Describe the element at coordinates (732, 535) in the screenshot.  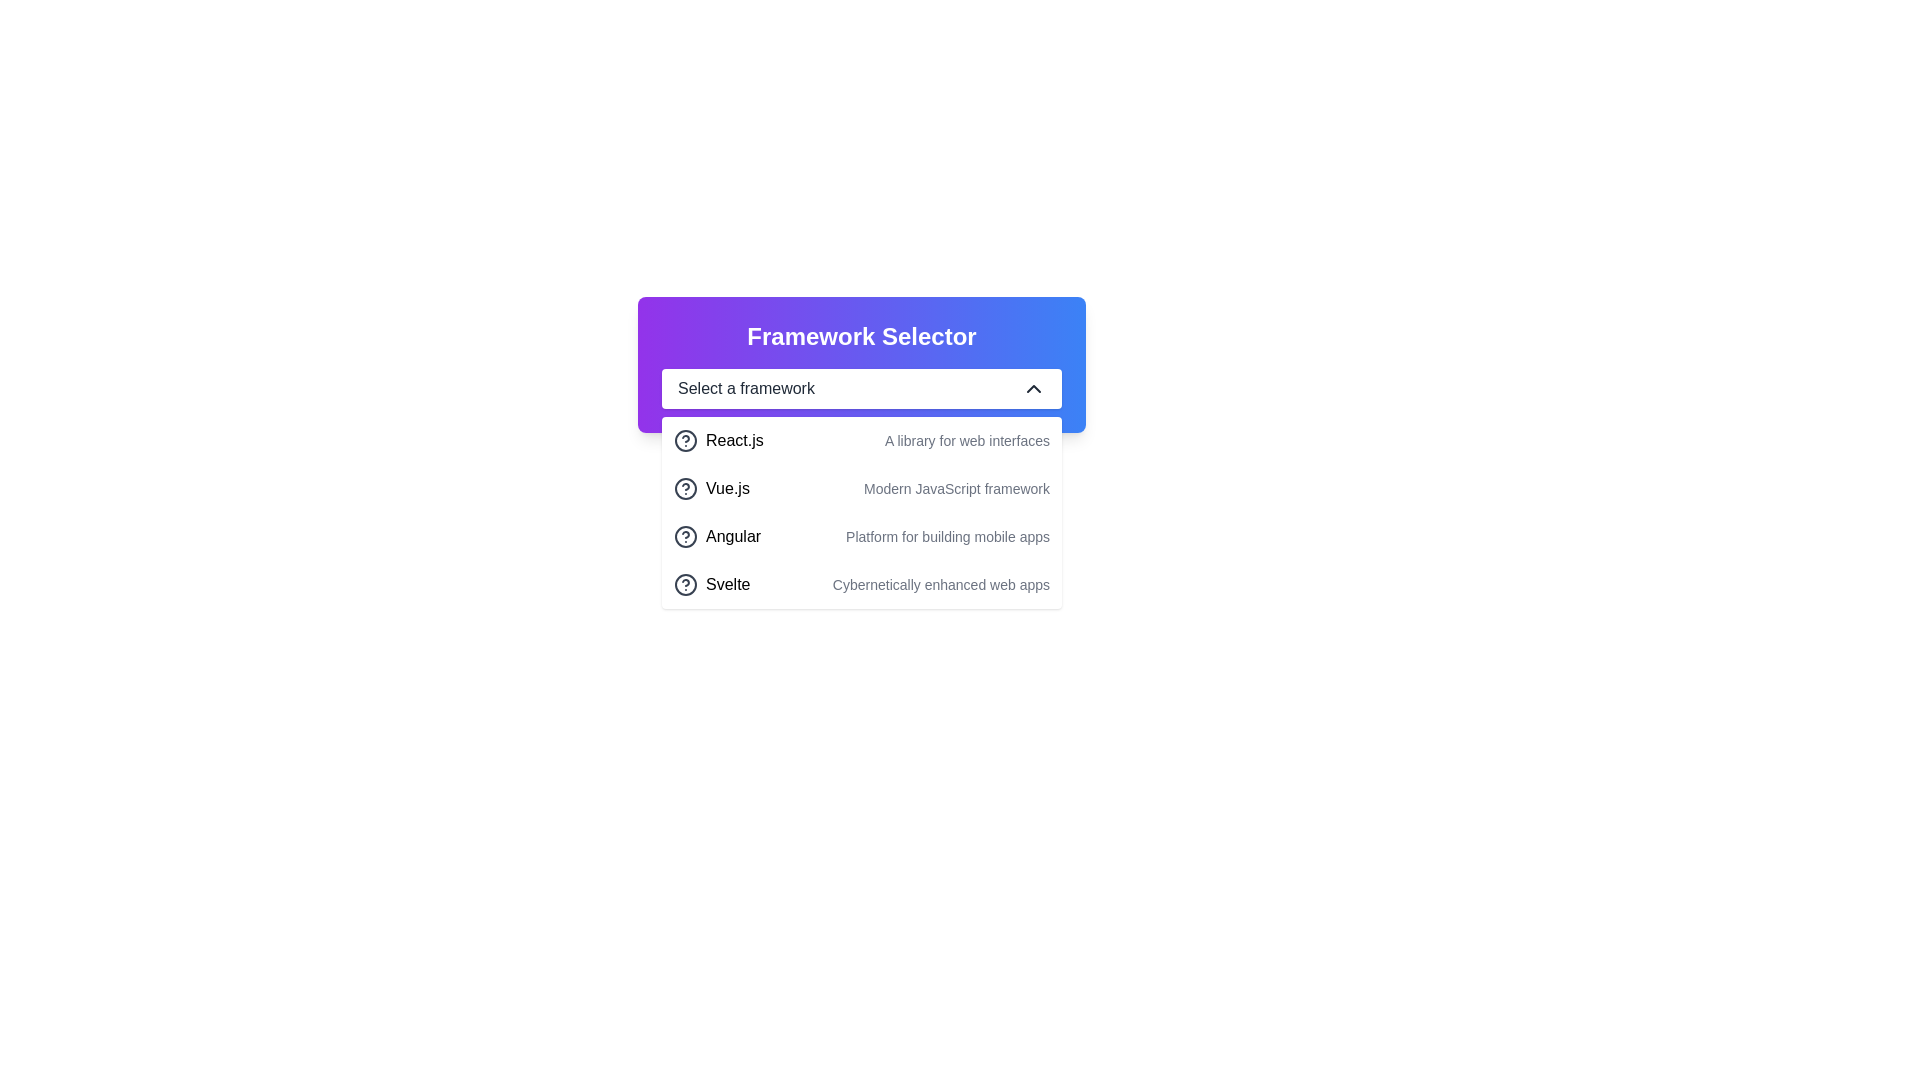
I see `the 'Angular' text label in the 'Framework Selector' dropdown menu` at that location.